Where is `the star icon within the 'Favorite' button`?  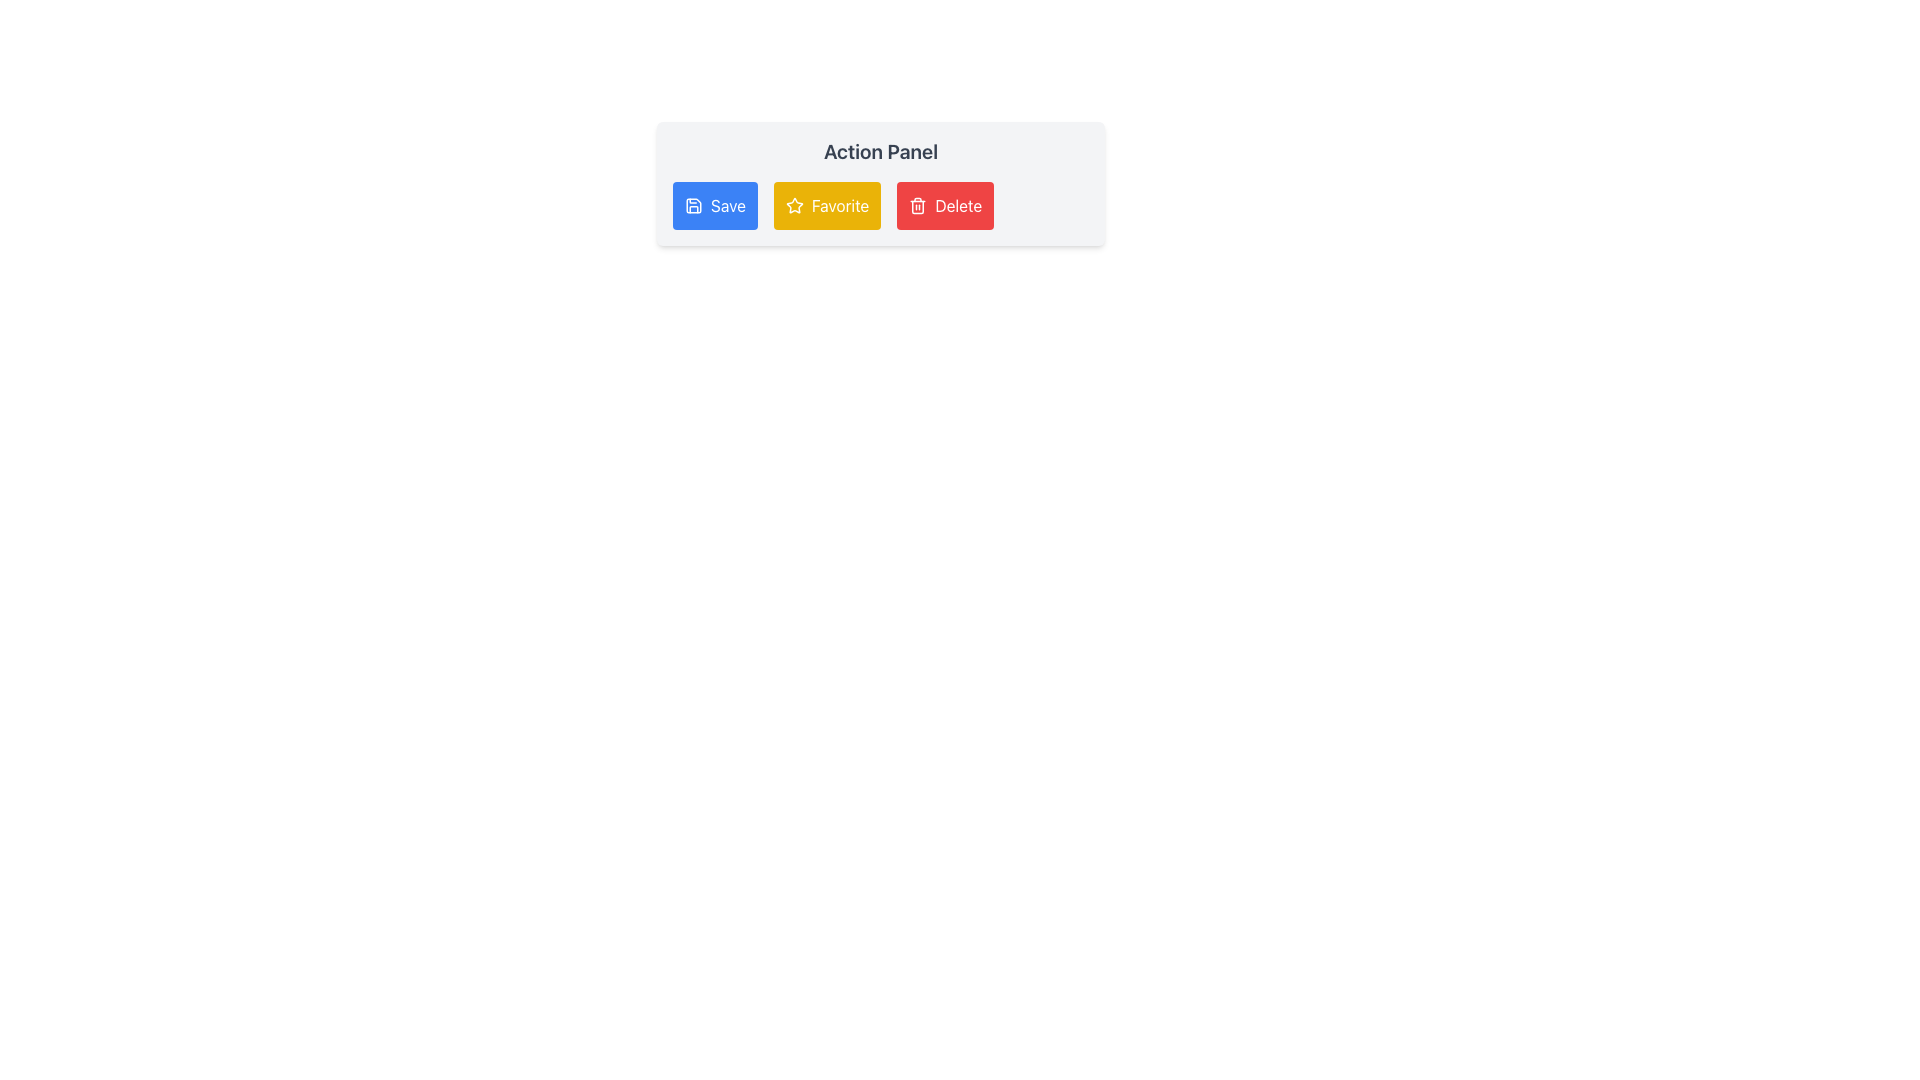 the star icon within the 'Favorite' button is located at coordinates (793, 205).